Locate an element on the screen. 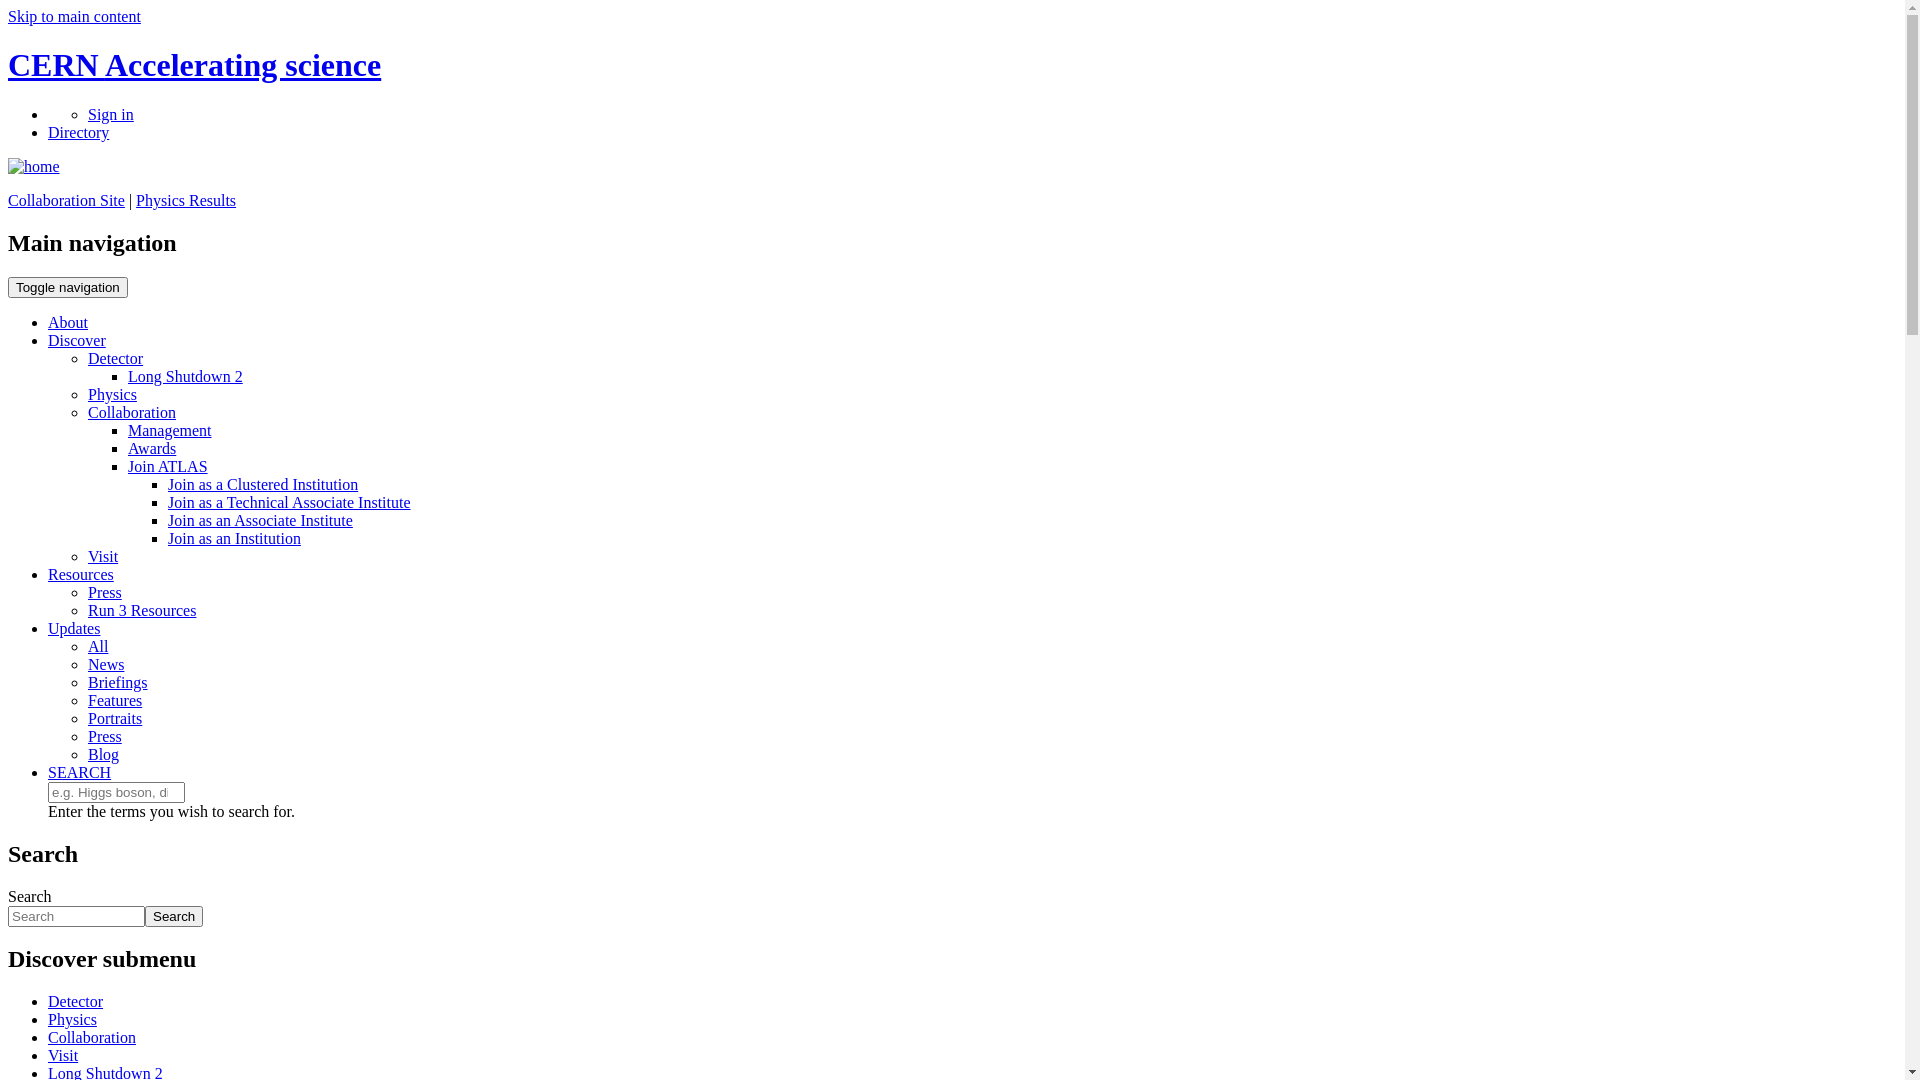 The image size is (1920, 1080). 'Resources' is located at coordinates (48, 574).